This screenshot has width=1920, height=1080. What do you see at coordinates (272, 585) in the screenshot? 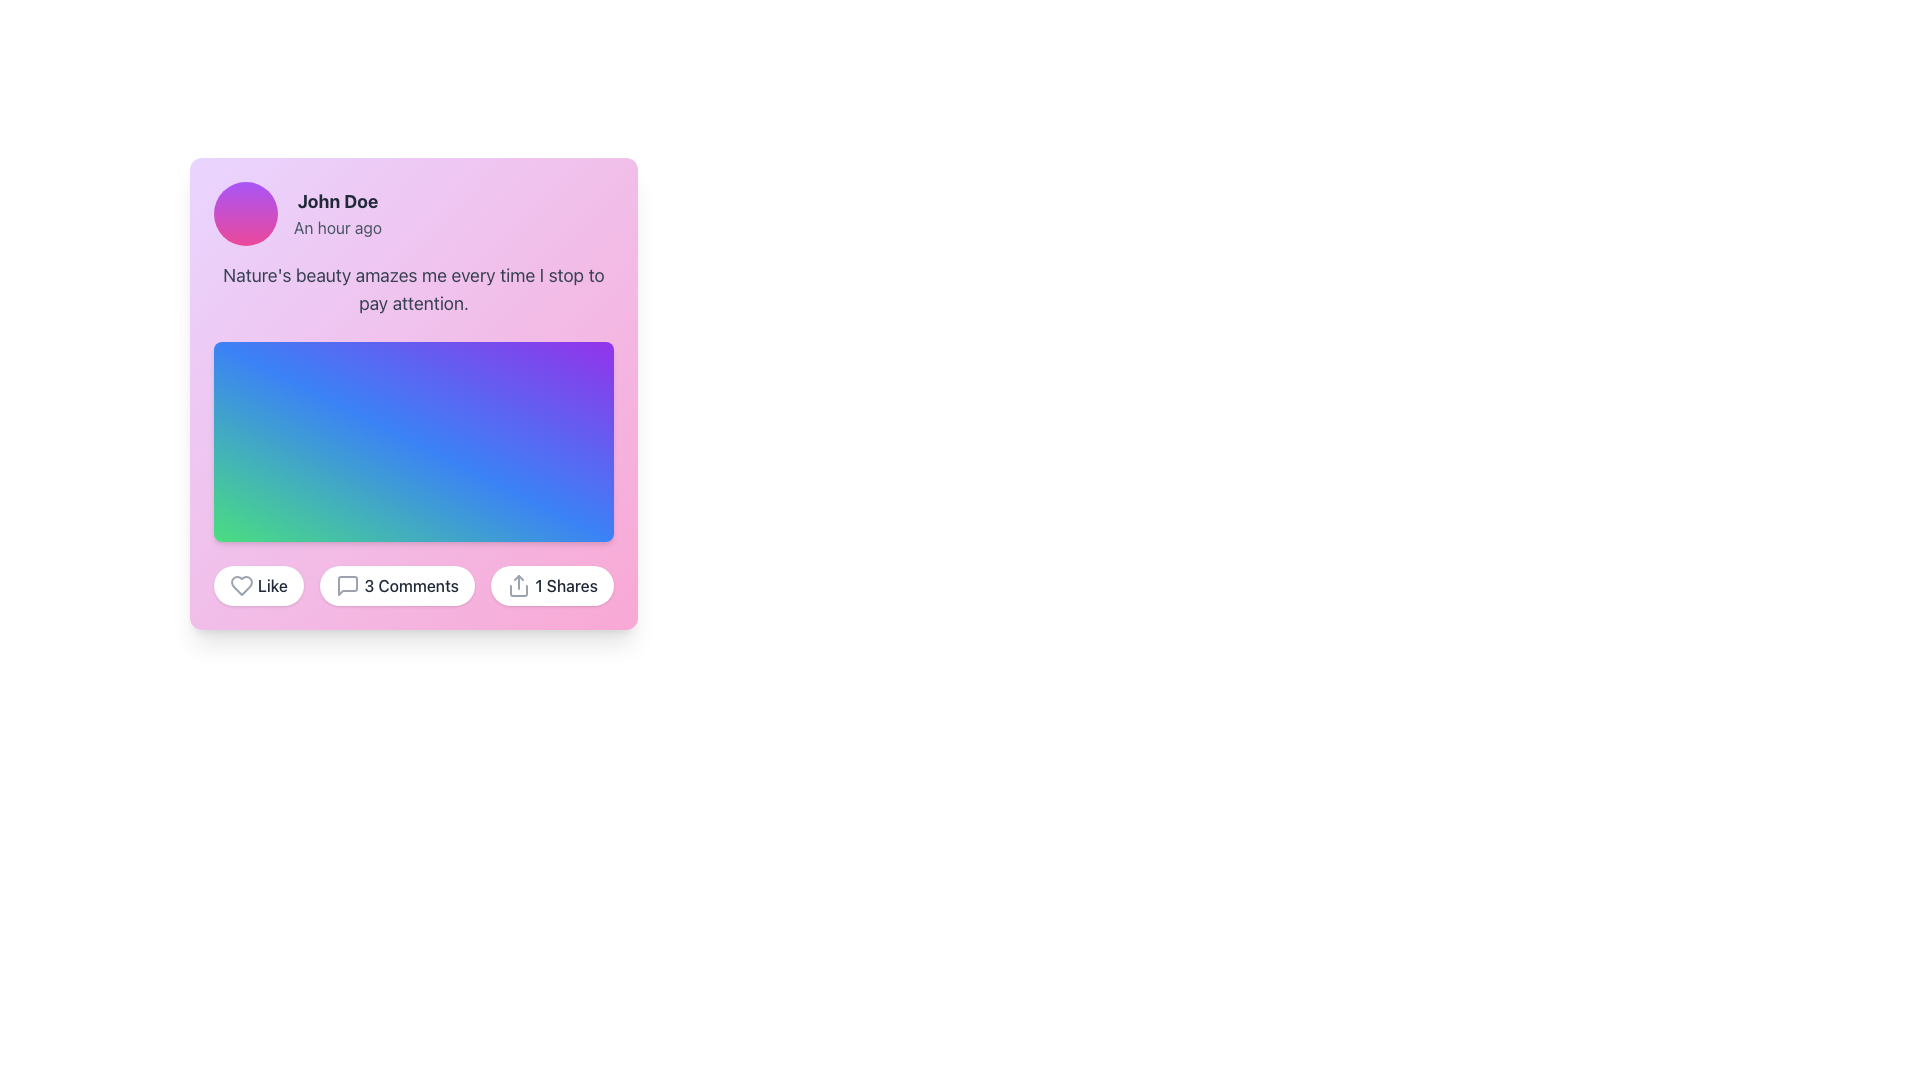
I see `the static text label indicating the functionality of liking a post, which is located within the circular white button at the bottom left of a card` at bounding box center [272, 585].